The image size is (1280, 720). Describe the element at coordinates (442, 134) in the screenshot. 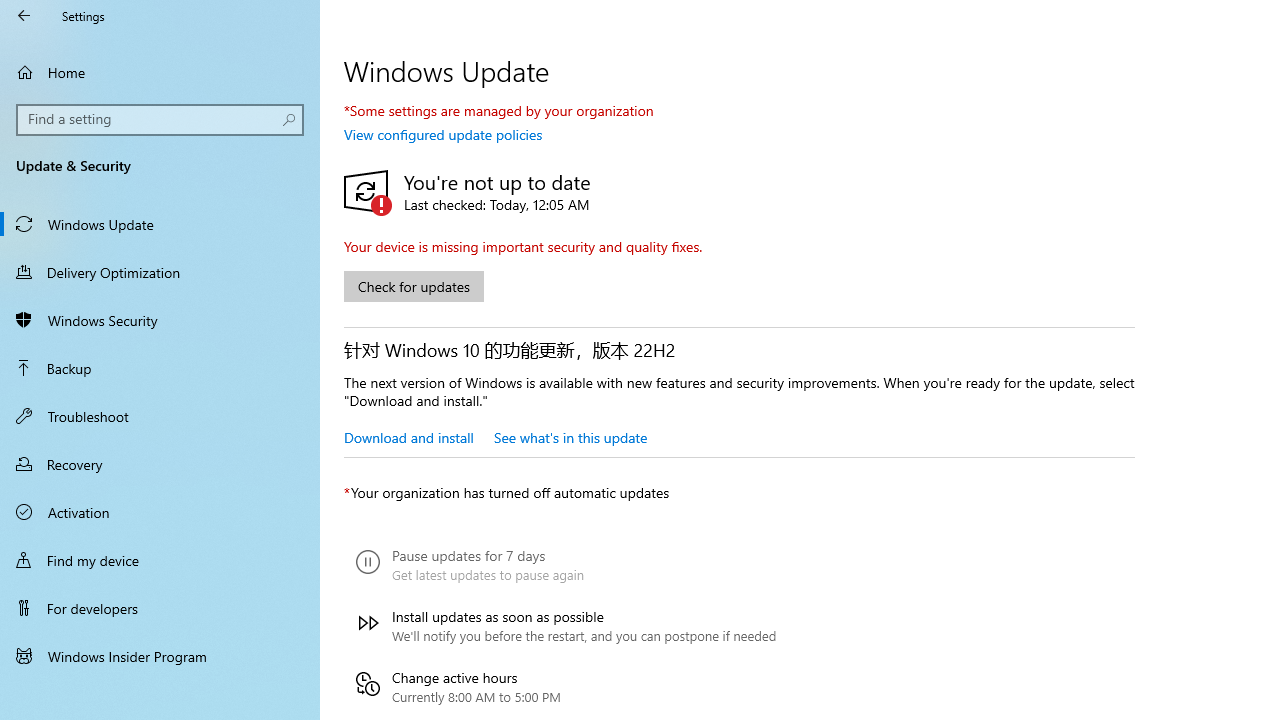

I see `'View configured update policies'` at that location.